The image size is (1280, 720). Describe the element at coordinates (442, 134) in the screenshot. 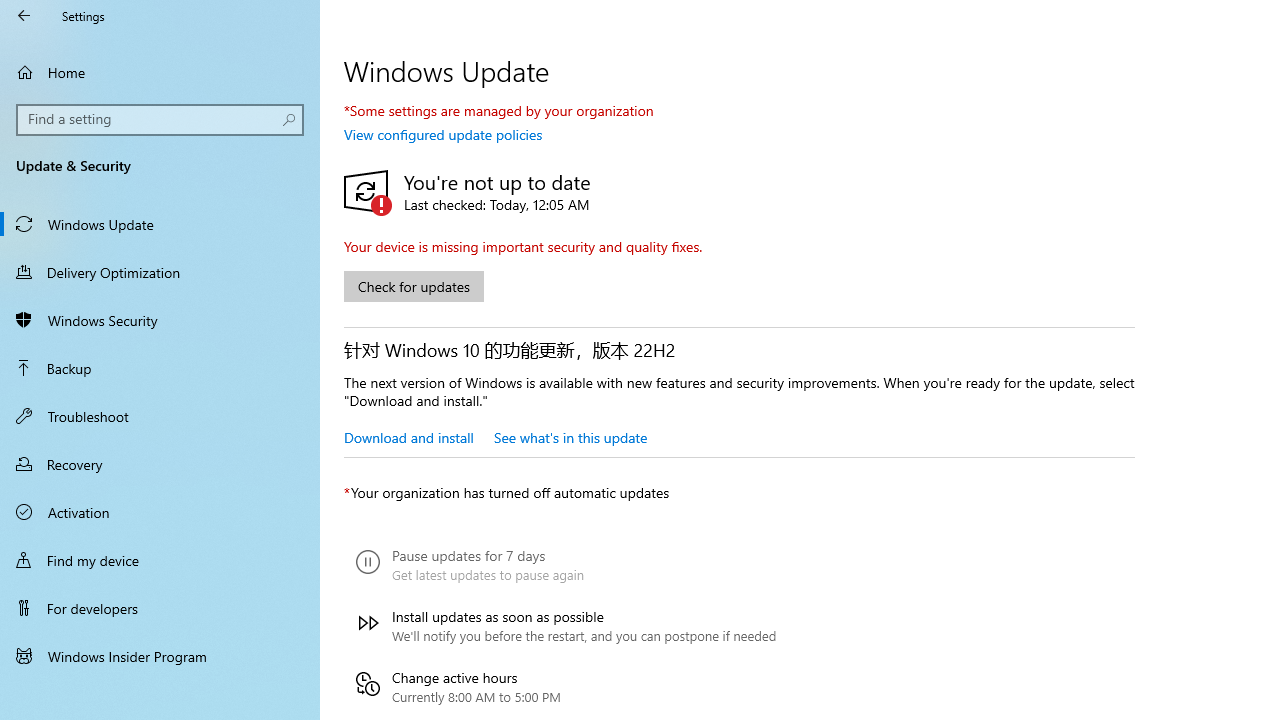

I see `'View configured update policies'` at that location.